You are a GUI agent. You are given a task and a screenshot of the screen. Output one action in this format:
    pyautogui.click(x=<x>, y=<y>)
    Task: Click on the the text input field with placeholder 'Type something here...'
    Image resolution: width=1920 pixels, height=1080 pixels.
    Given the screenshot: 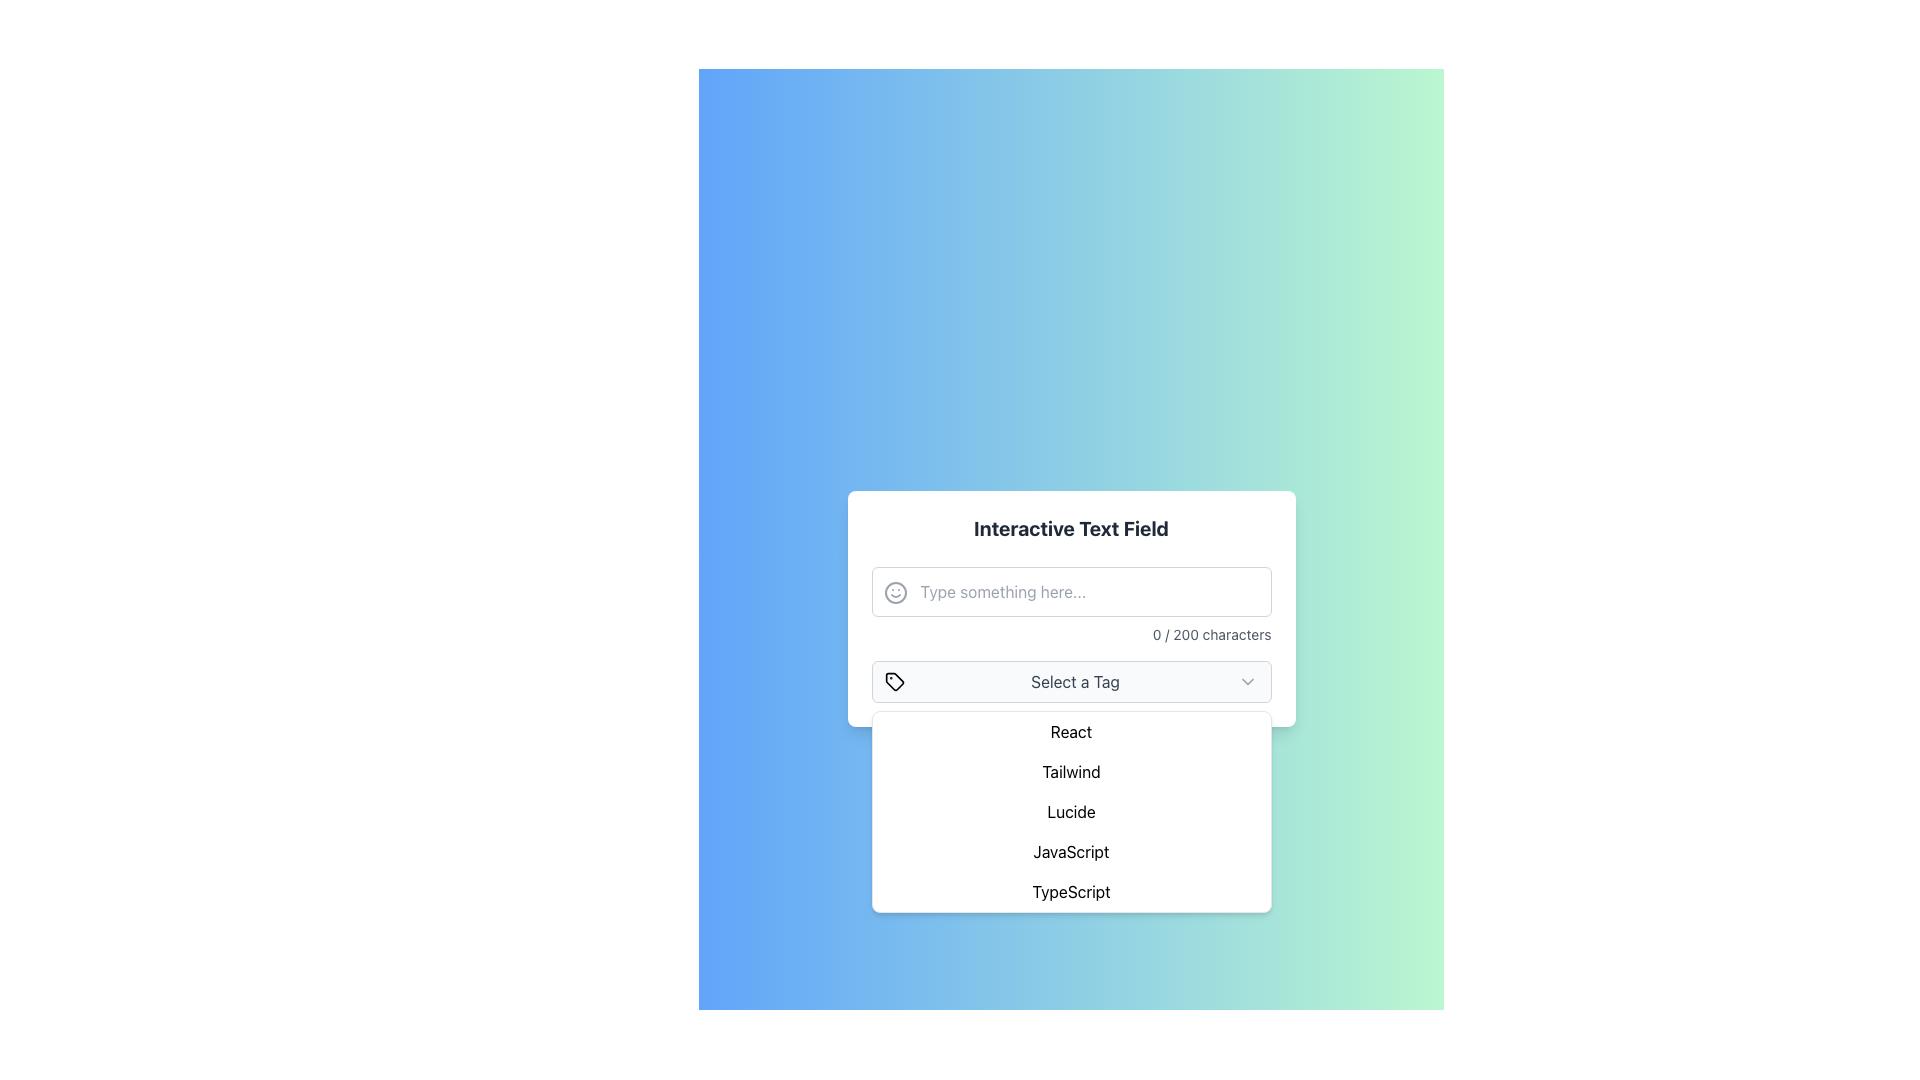 What is the action you would take?
    pyautogui.click(x=1070, y=604)
    